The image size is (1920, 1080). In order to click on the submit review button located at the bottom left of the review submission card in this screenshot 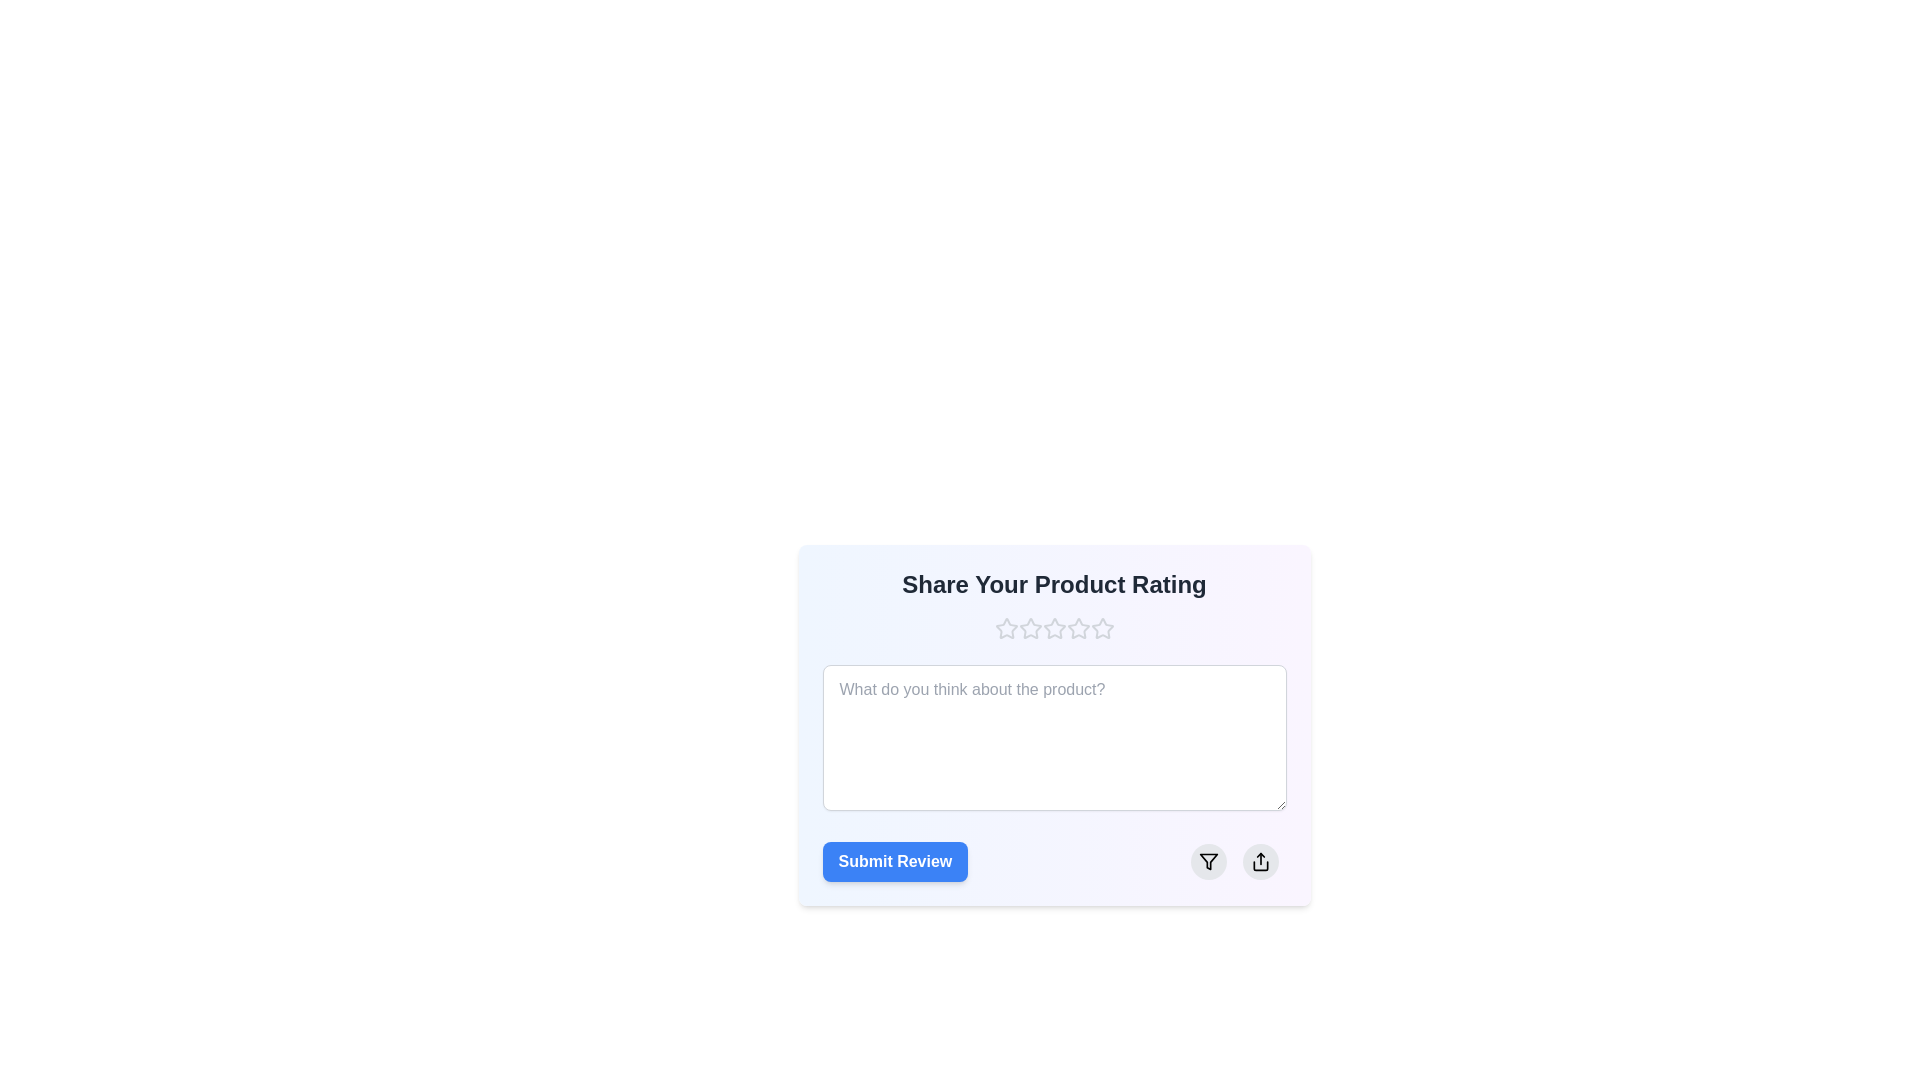, I will do `click(894, 860)`.